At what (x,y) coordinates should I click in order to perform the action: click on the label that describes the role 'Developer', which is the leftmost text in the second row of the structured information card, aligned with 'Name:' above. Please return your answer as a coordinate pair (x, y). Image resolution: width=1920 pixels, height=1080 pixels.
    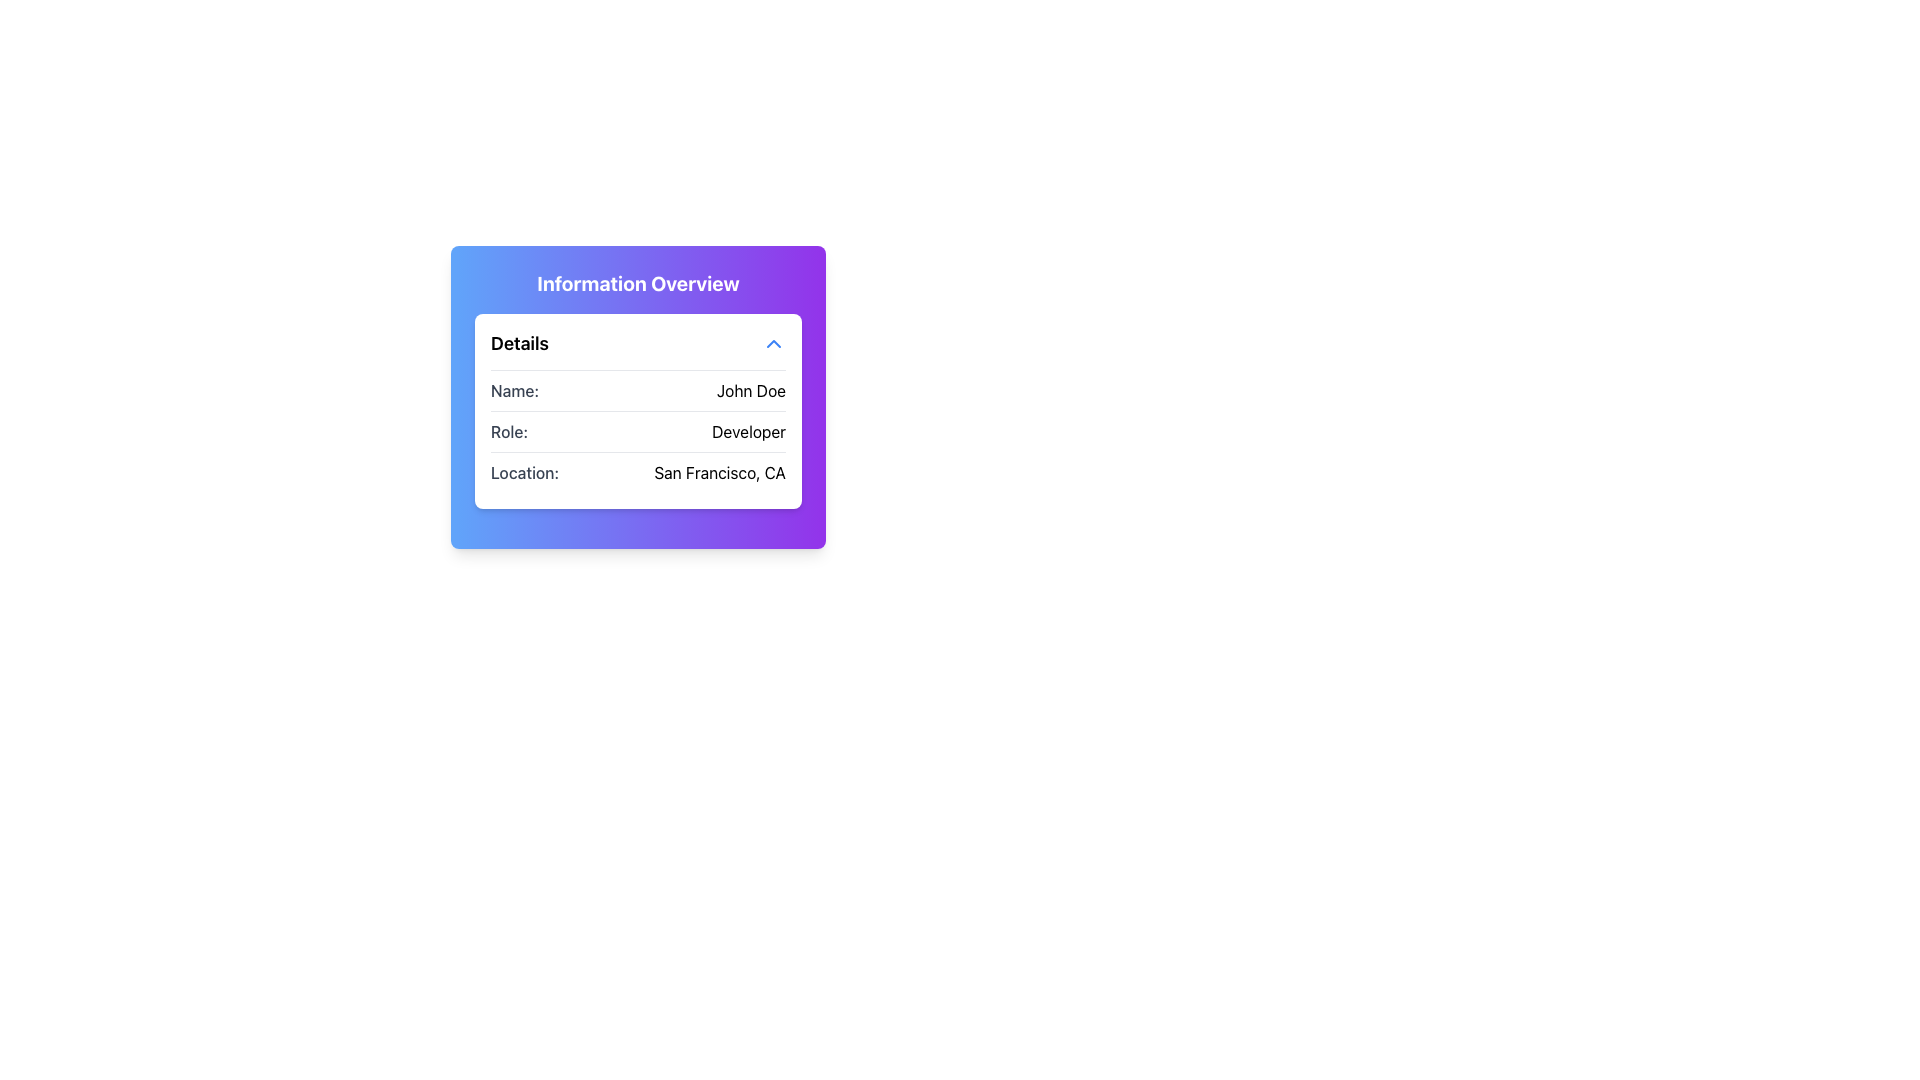
    Looking at the image, I should click on (509, 431).